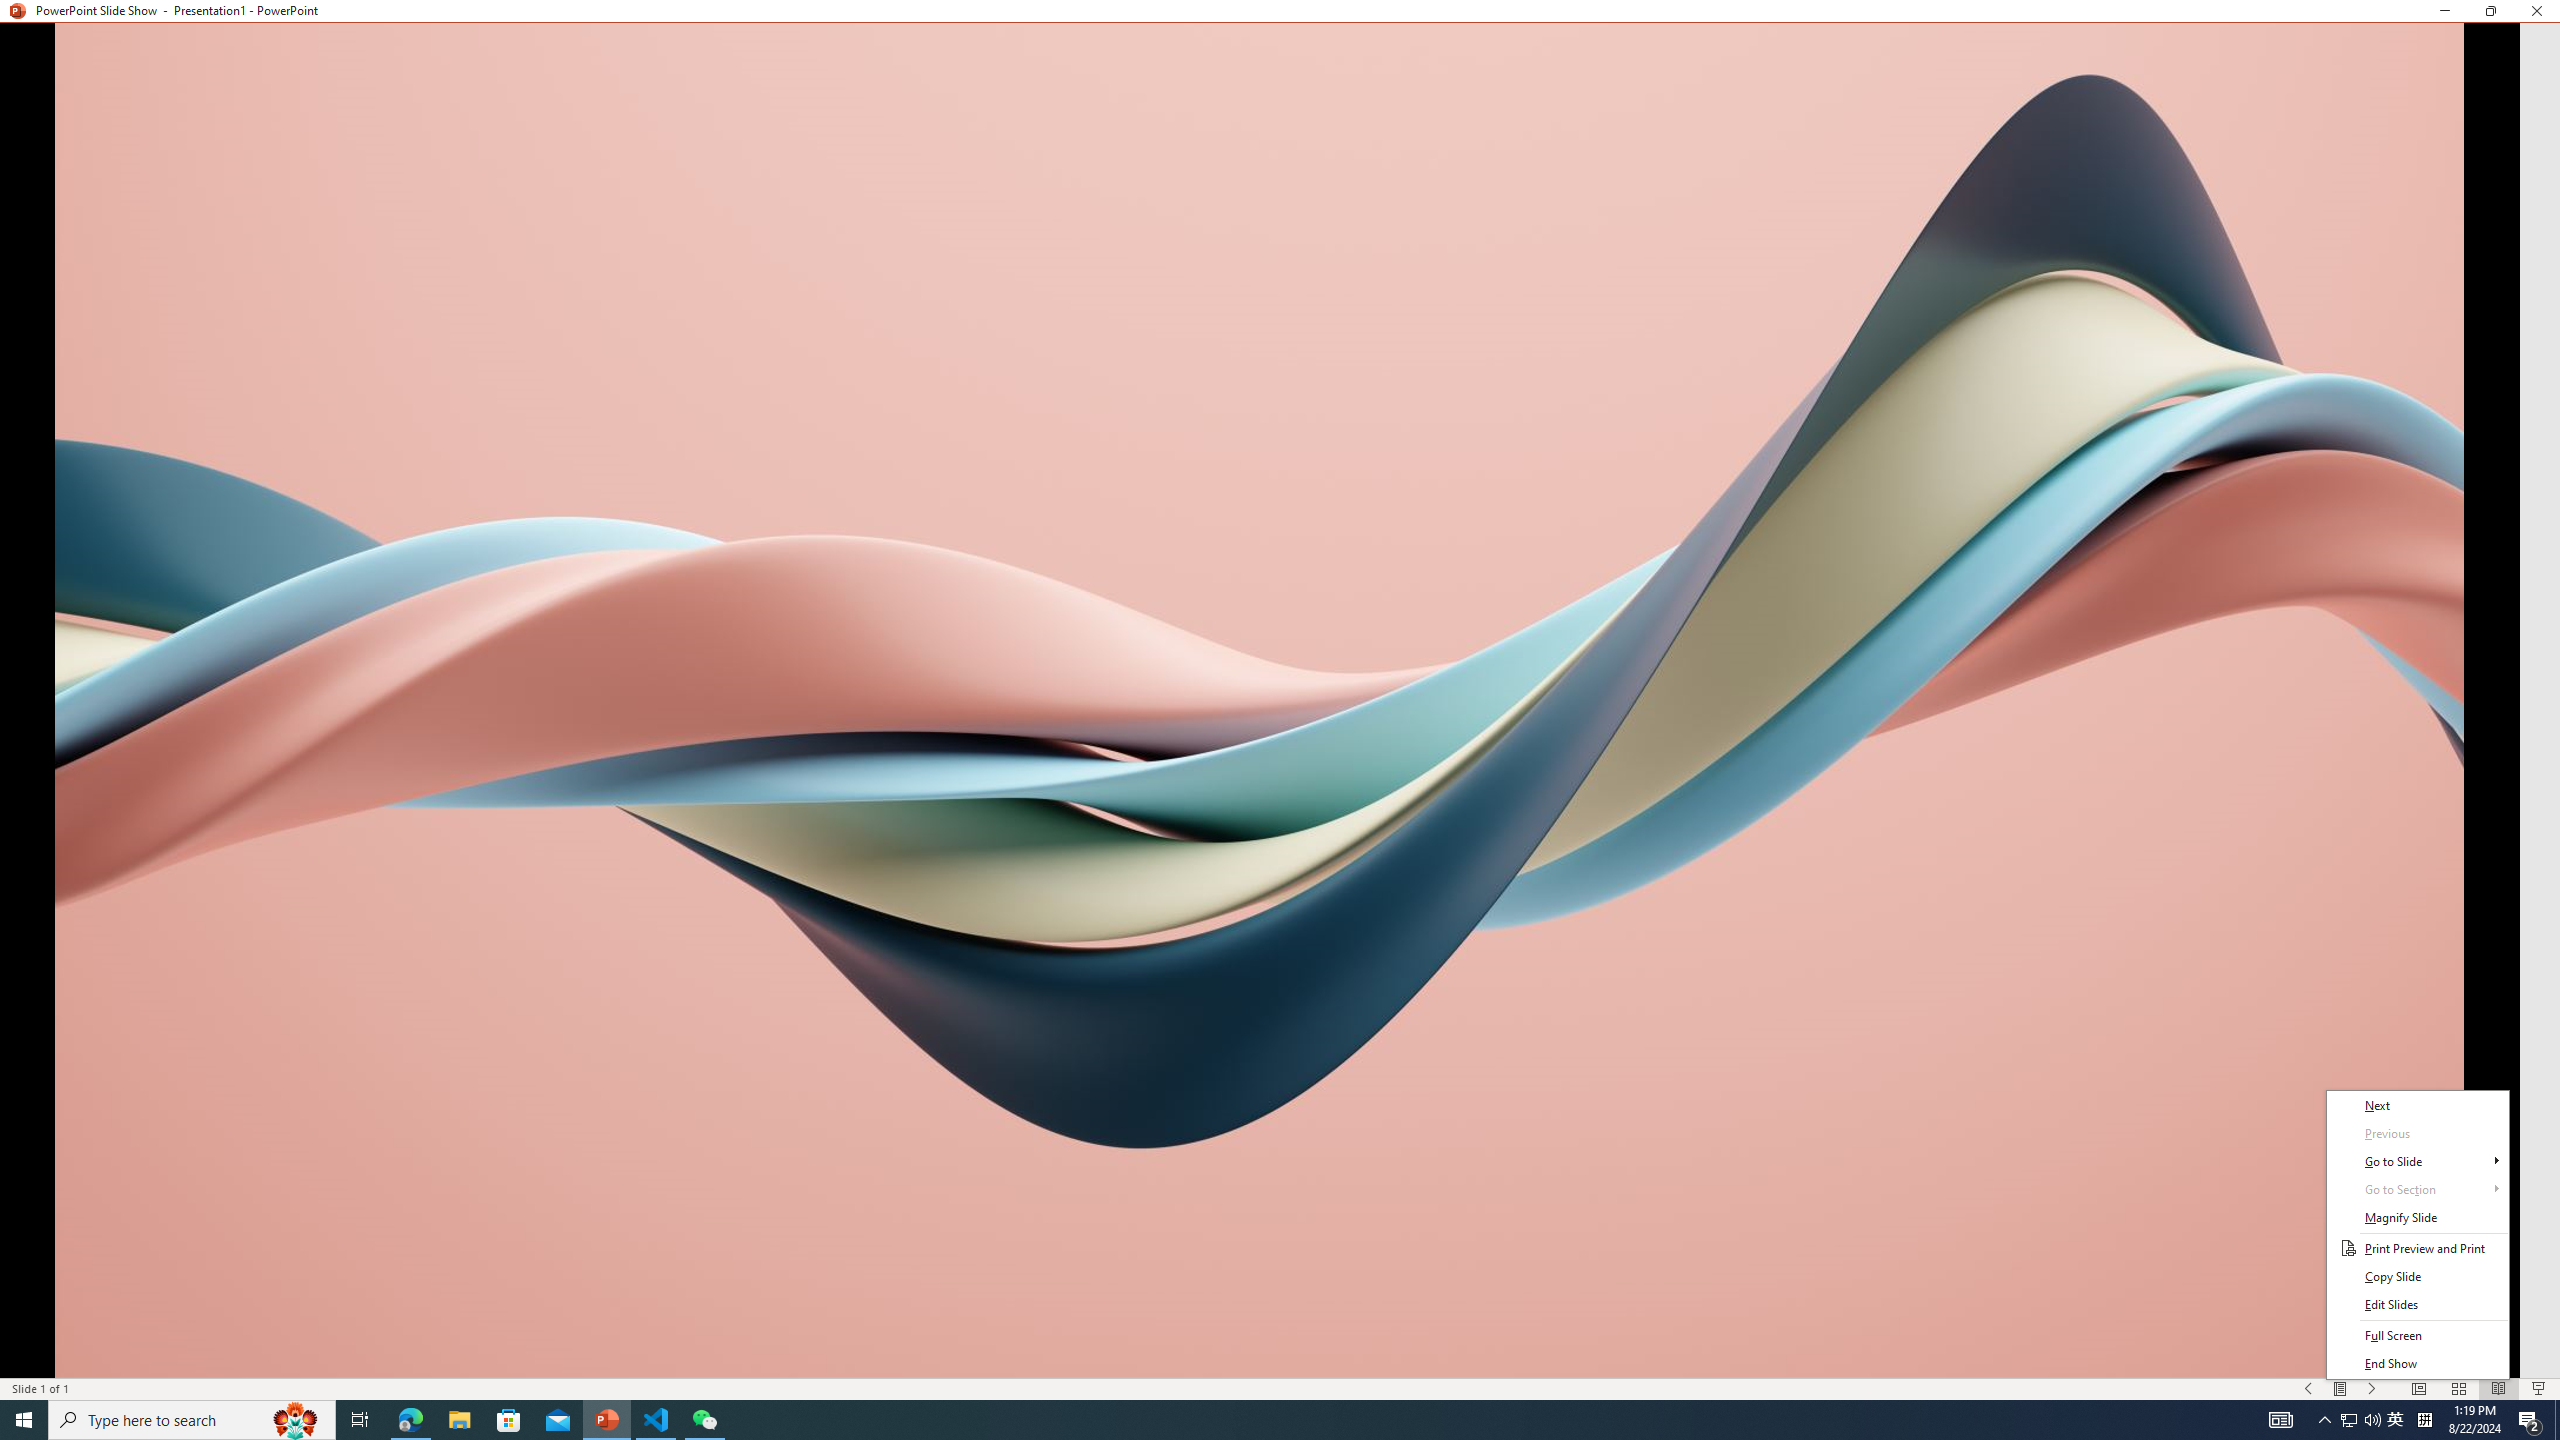  I want to click on 'Full Screen', so click(2417, 1336).